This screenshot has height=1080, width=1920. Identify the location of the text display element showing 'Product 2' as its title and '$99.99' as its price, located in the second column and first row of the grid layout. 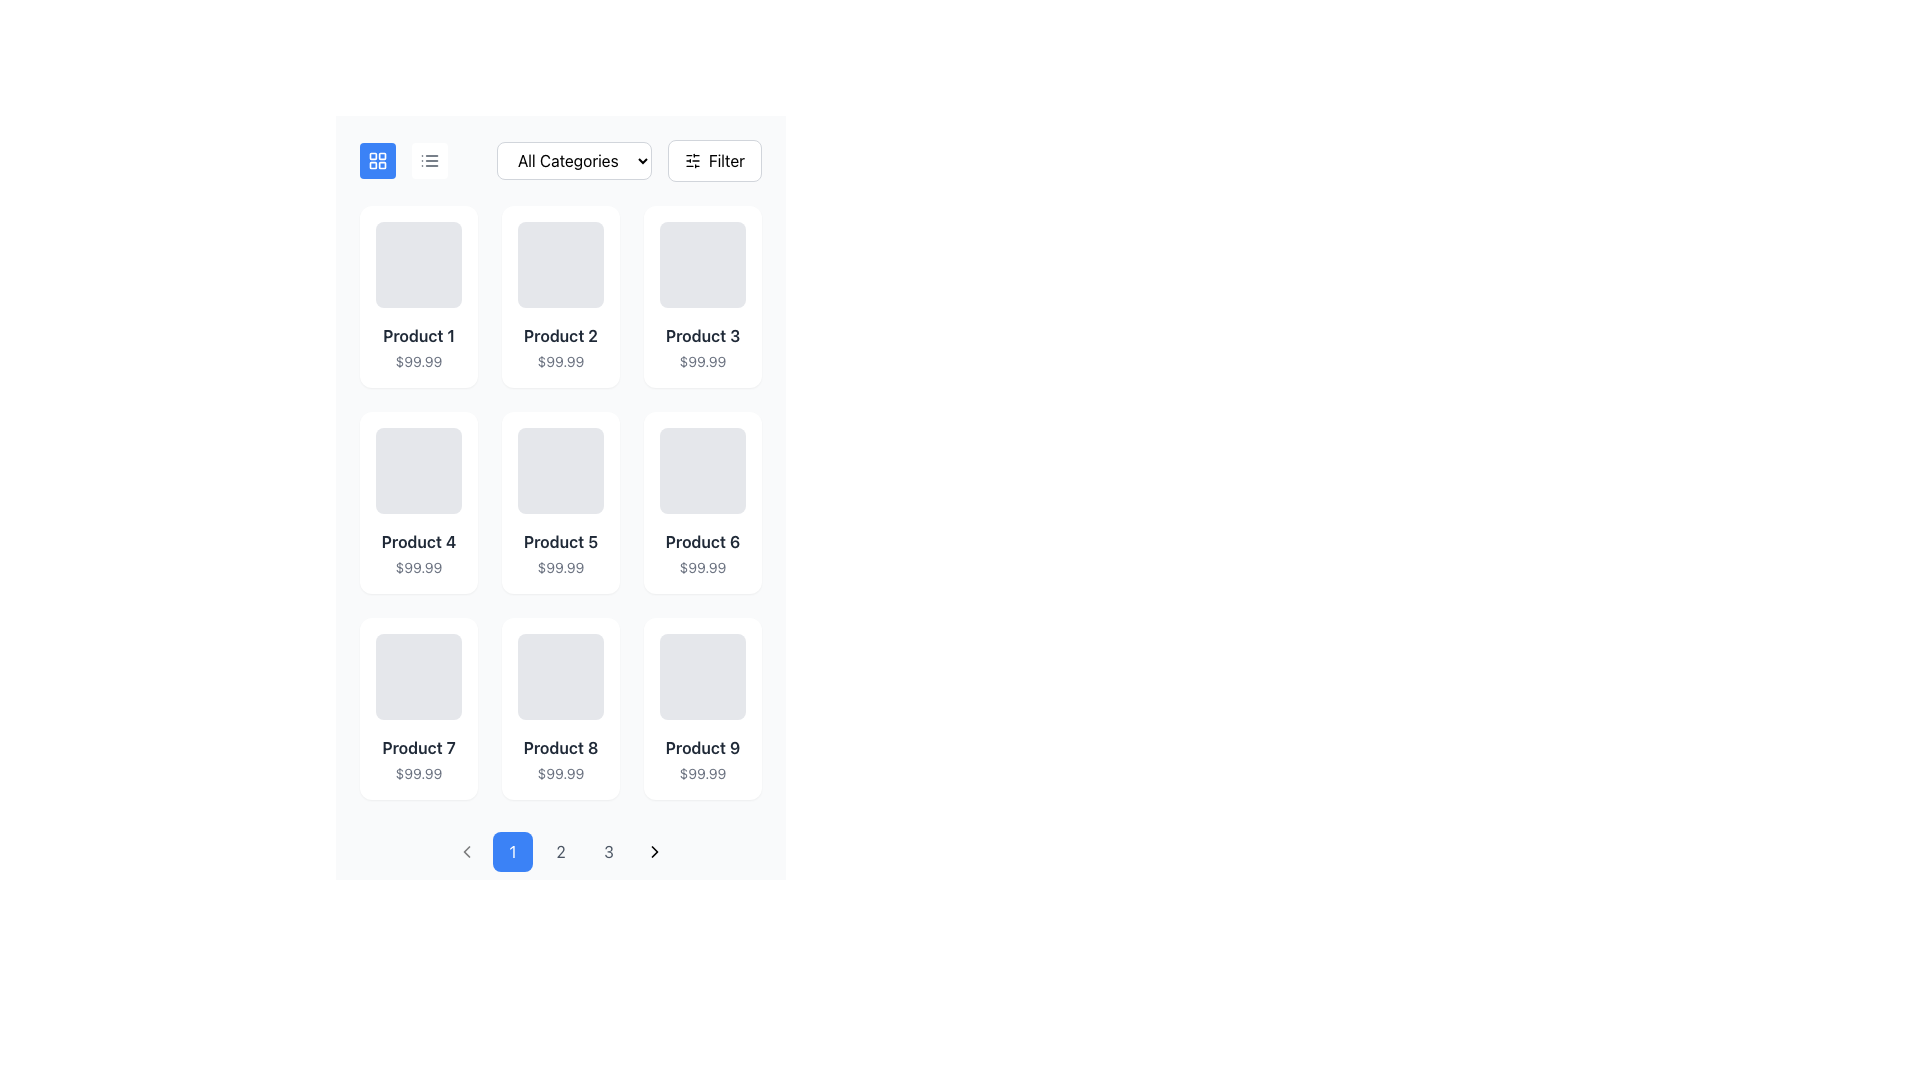
(560, 346).